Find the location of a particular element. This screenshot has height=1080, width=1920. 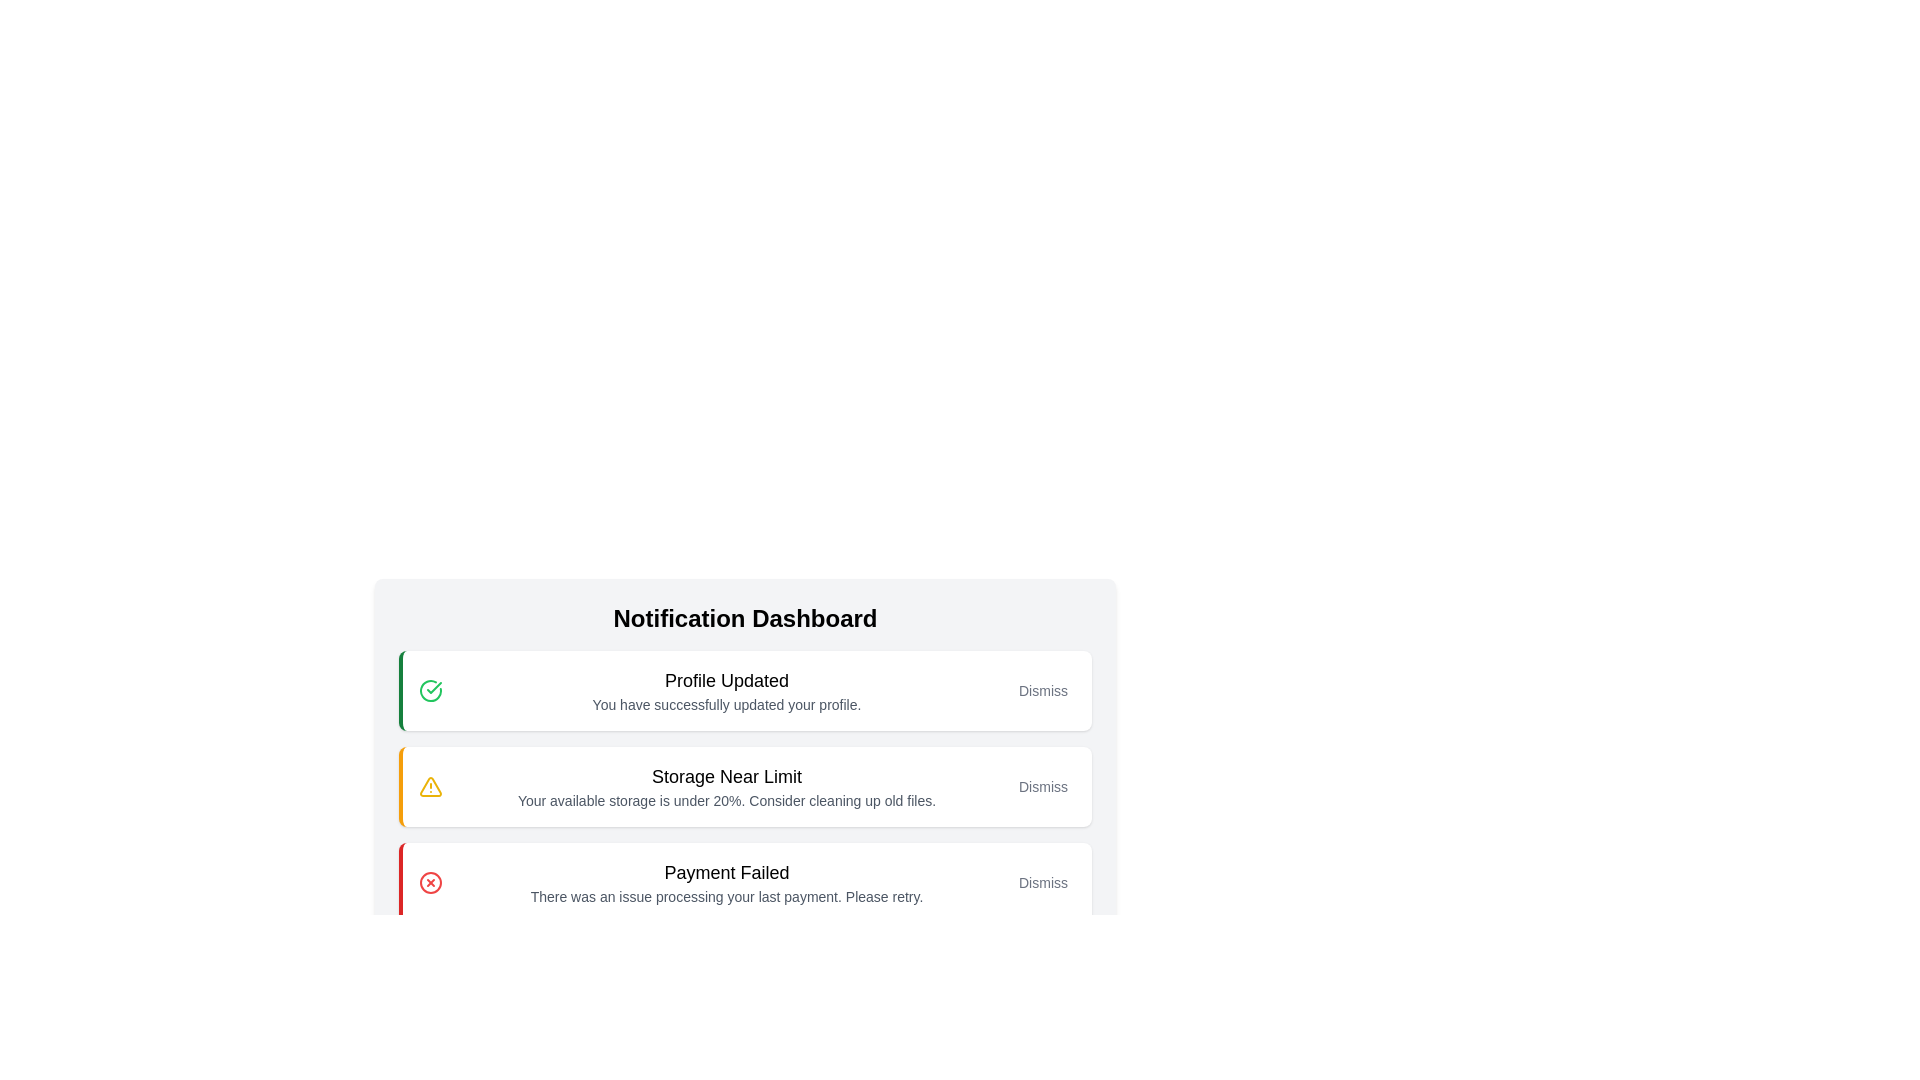

the 'Storage Near Limit' notification component with a dismiss button, which is the second notification within the Notification Dashboard is located at coordinates (744, 810).